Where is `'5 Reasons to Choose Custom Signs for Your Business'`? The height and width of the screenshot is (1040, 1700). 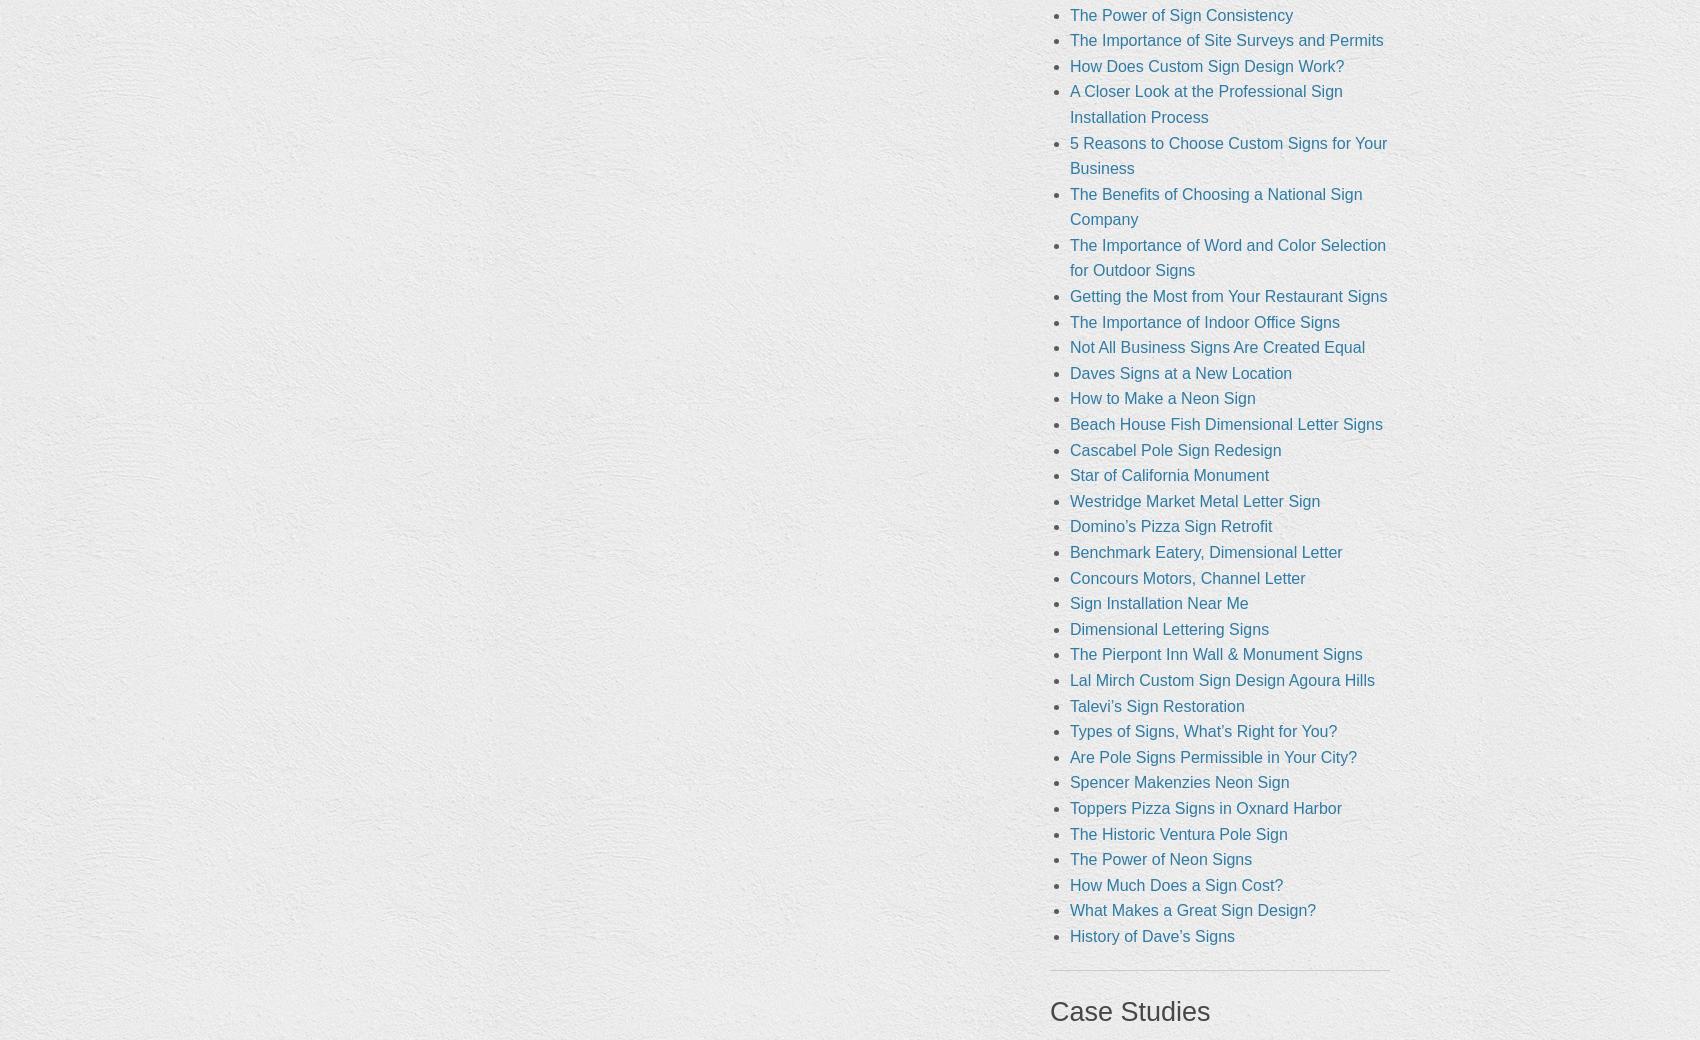
'5 Reasons to Choose Custom Signs for Your Business' is located at coordinates (1227, 155).